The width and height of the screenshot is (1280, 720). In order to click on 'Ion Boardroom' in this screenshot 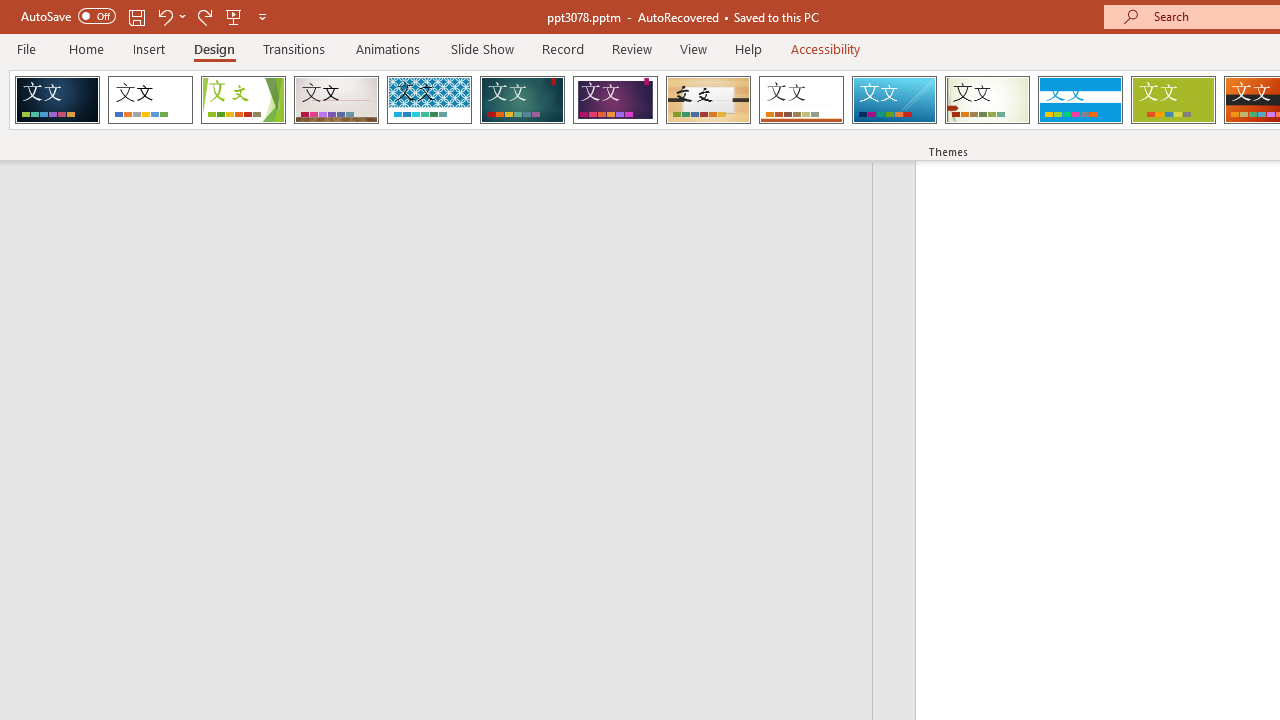, I will do `click(614, 100)`.